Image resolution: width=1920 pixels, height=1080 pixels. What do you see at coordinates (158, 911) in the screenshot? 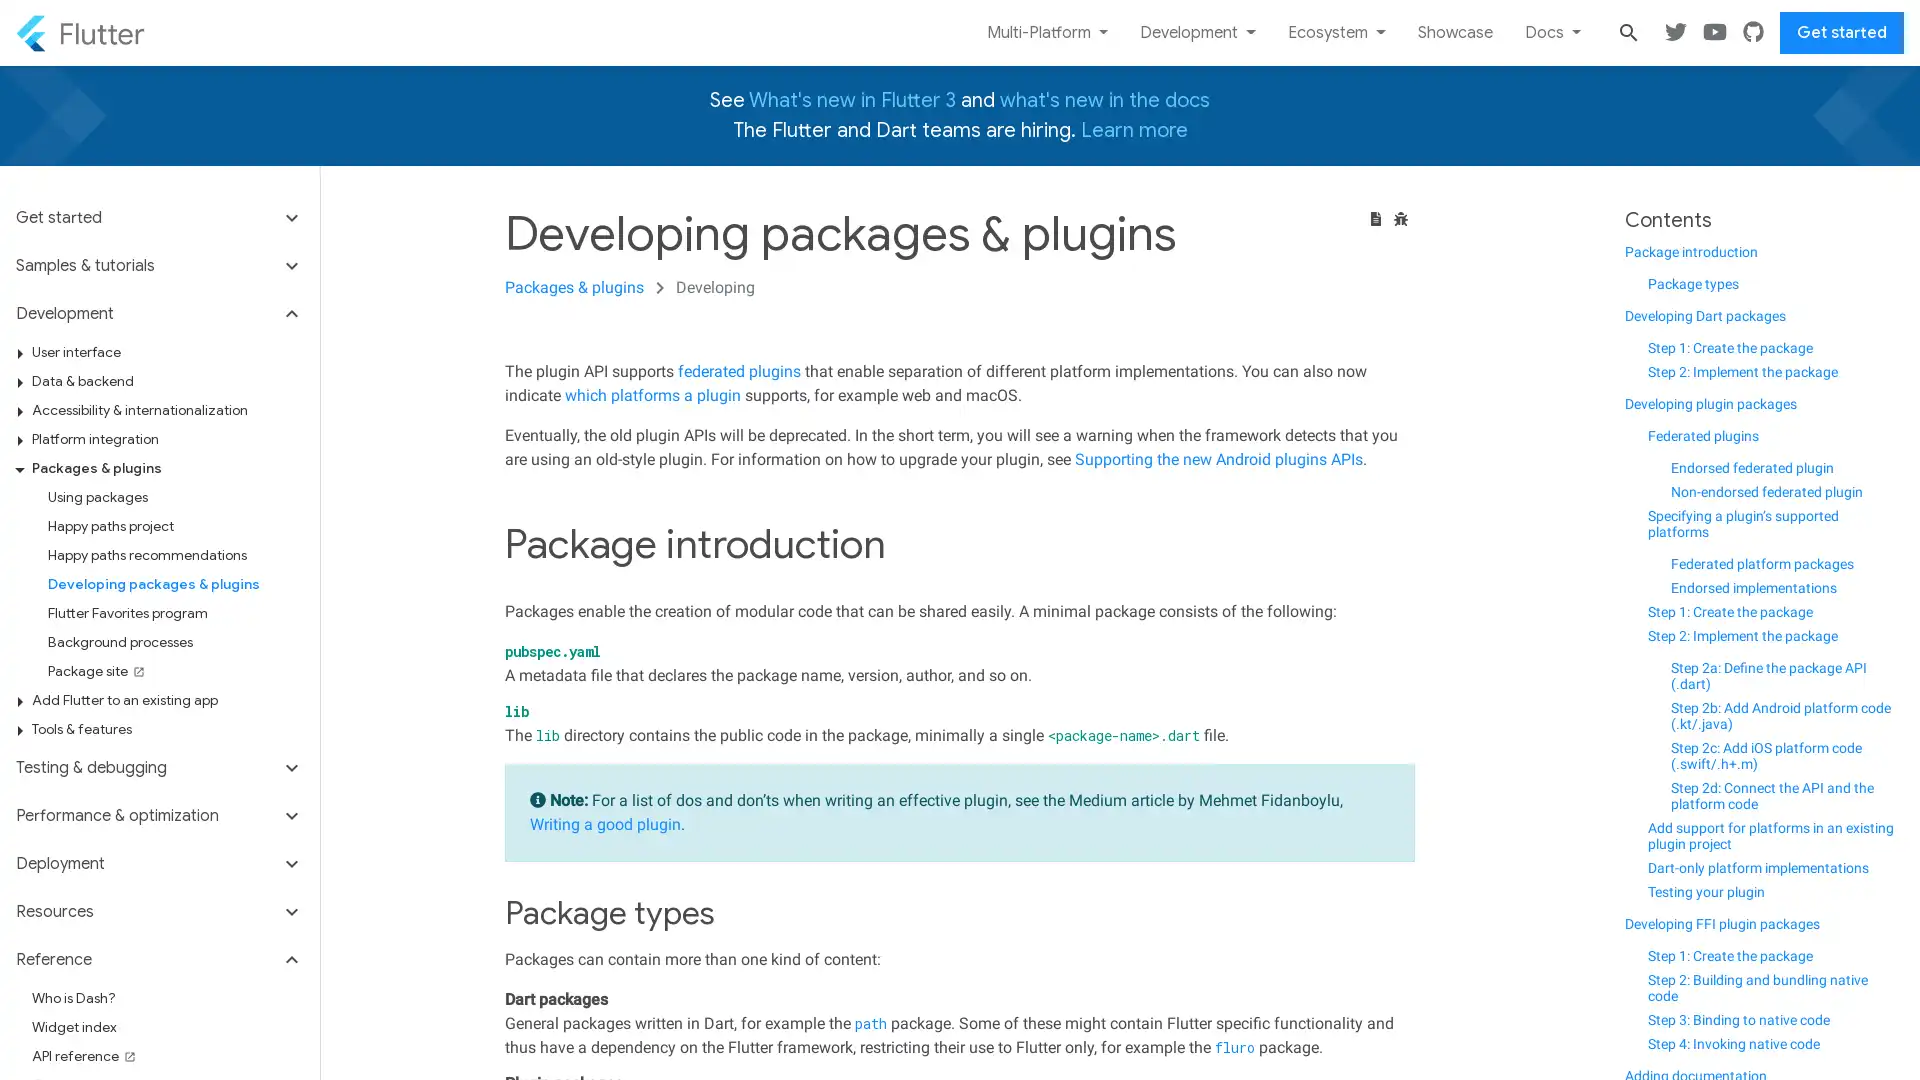
I see `Resources keyboard_arrow_down` at bounding box center [158, 911].